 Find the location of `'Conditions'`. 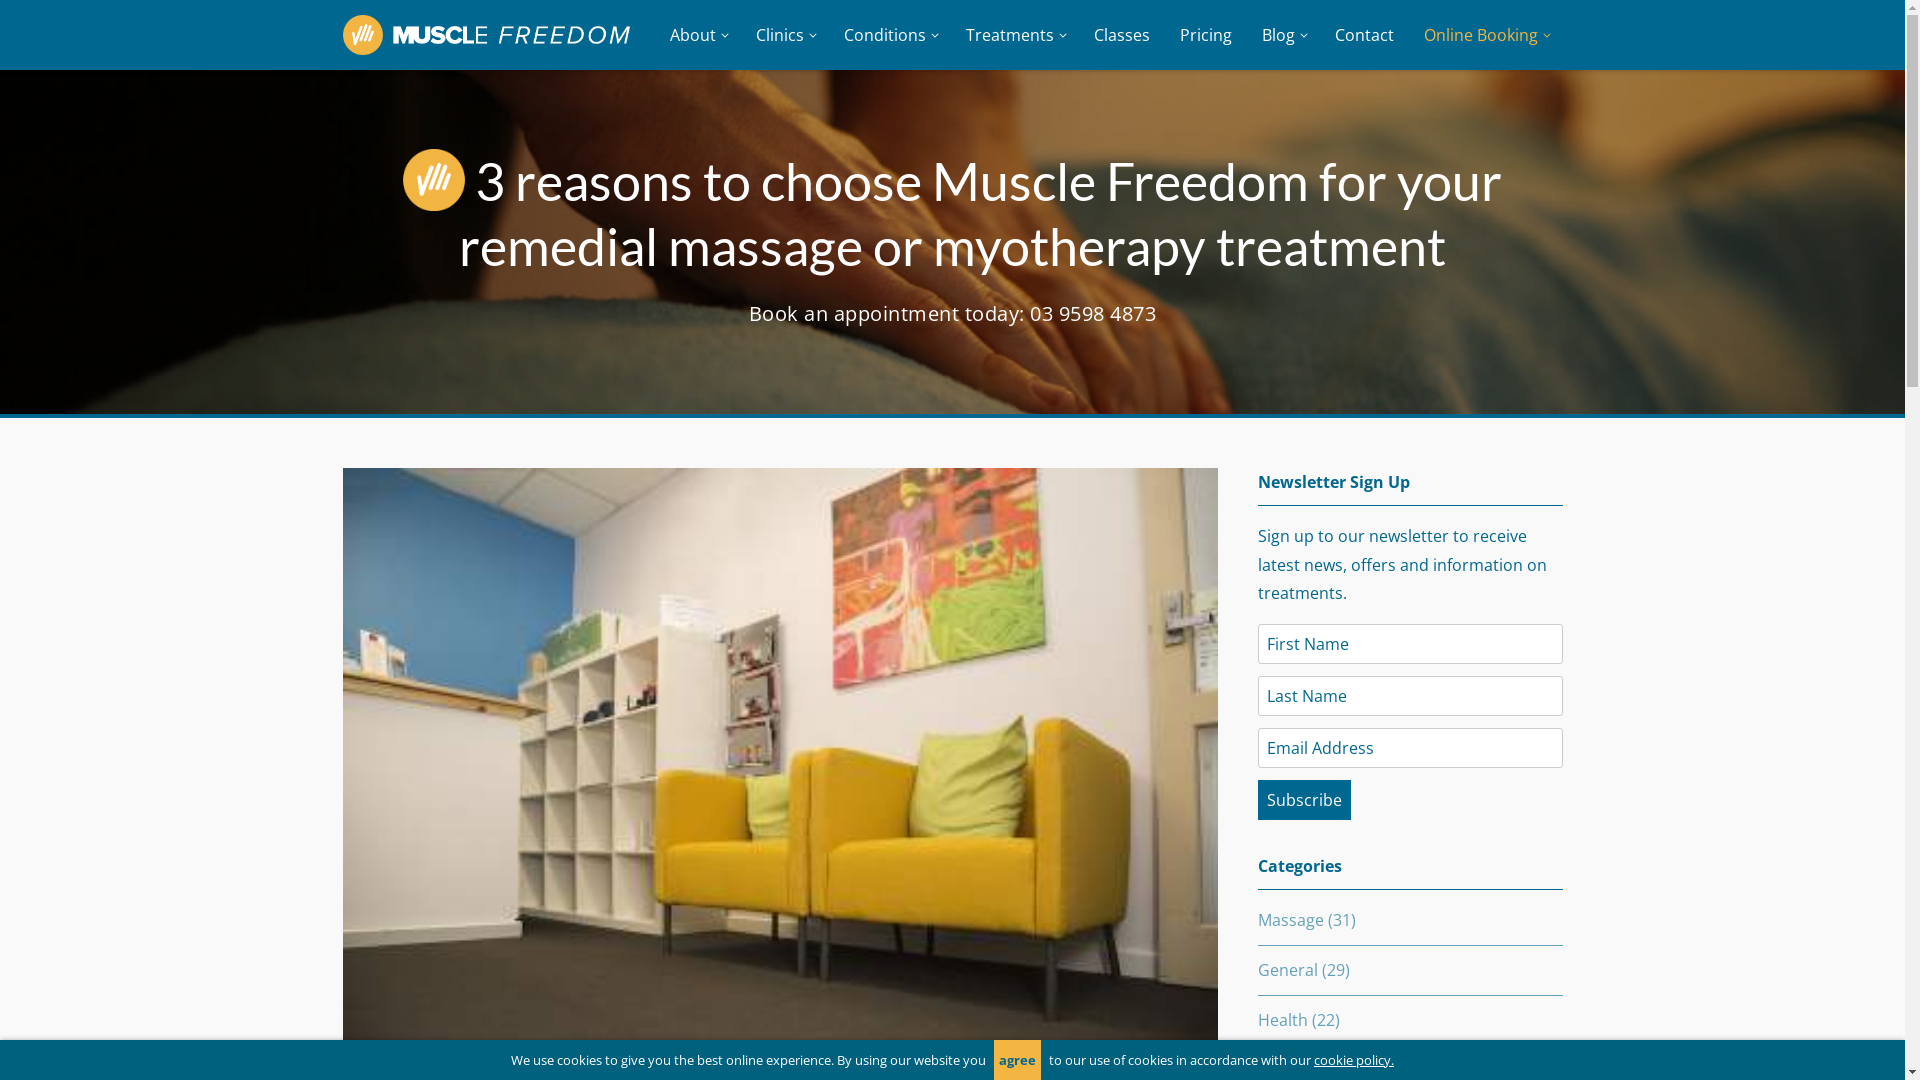

'Conditions' is located at coordinates (887, 34).